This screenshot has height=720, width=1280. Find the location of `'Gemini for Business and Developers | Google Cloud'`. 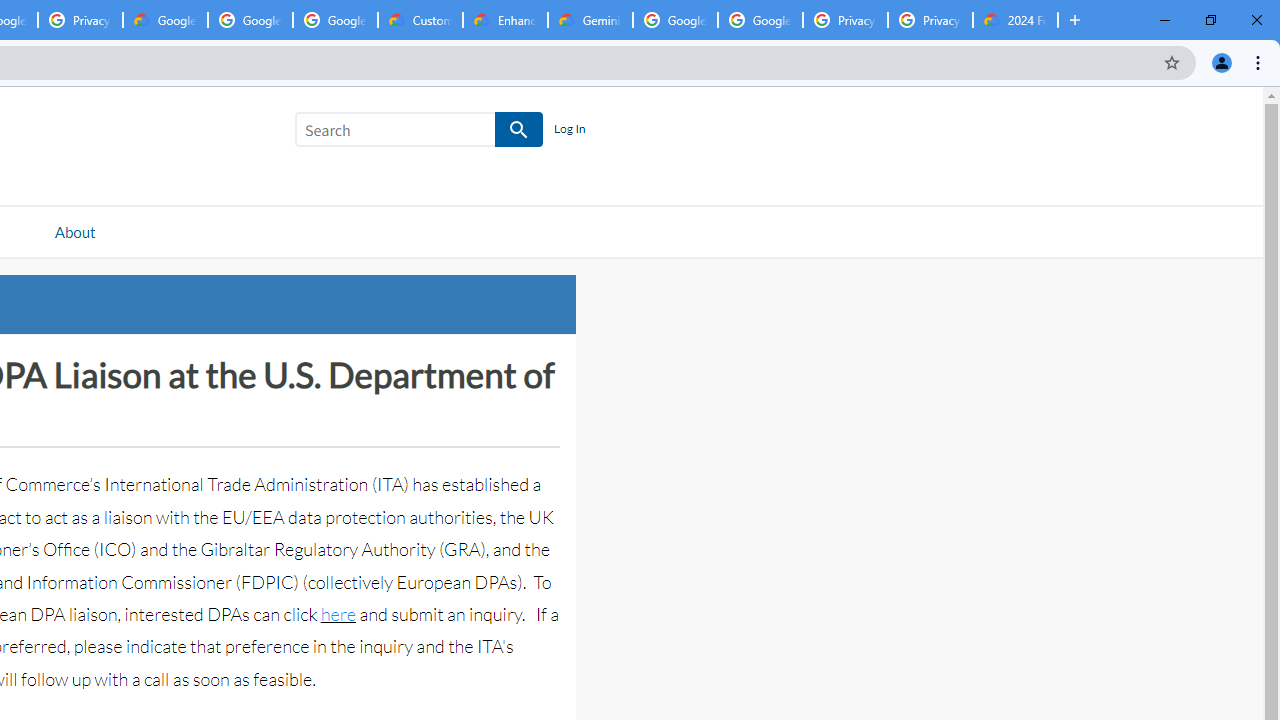

'Gemini for Business and Developers | Google Cloud' is located at coordinates (589, 20).